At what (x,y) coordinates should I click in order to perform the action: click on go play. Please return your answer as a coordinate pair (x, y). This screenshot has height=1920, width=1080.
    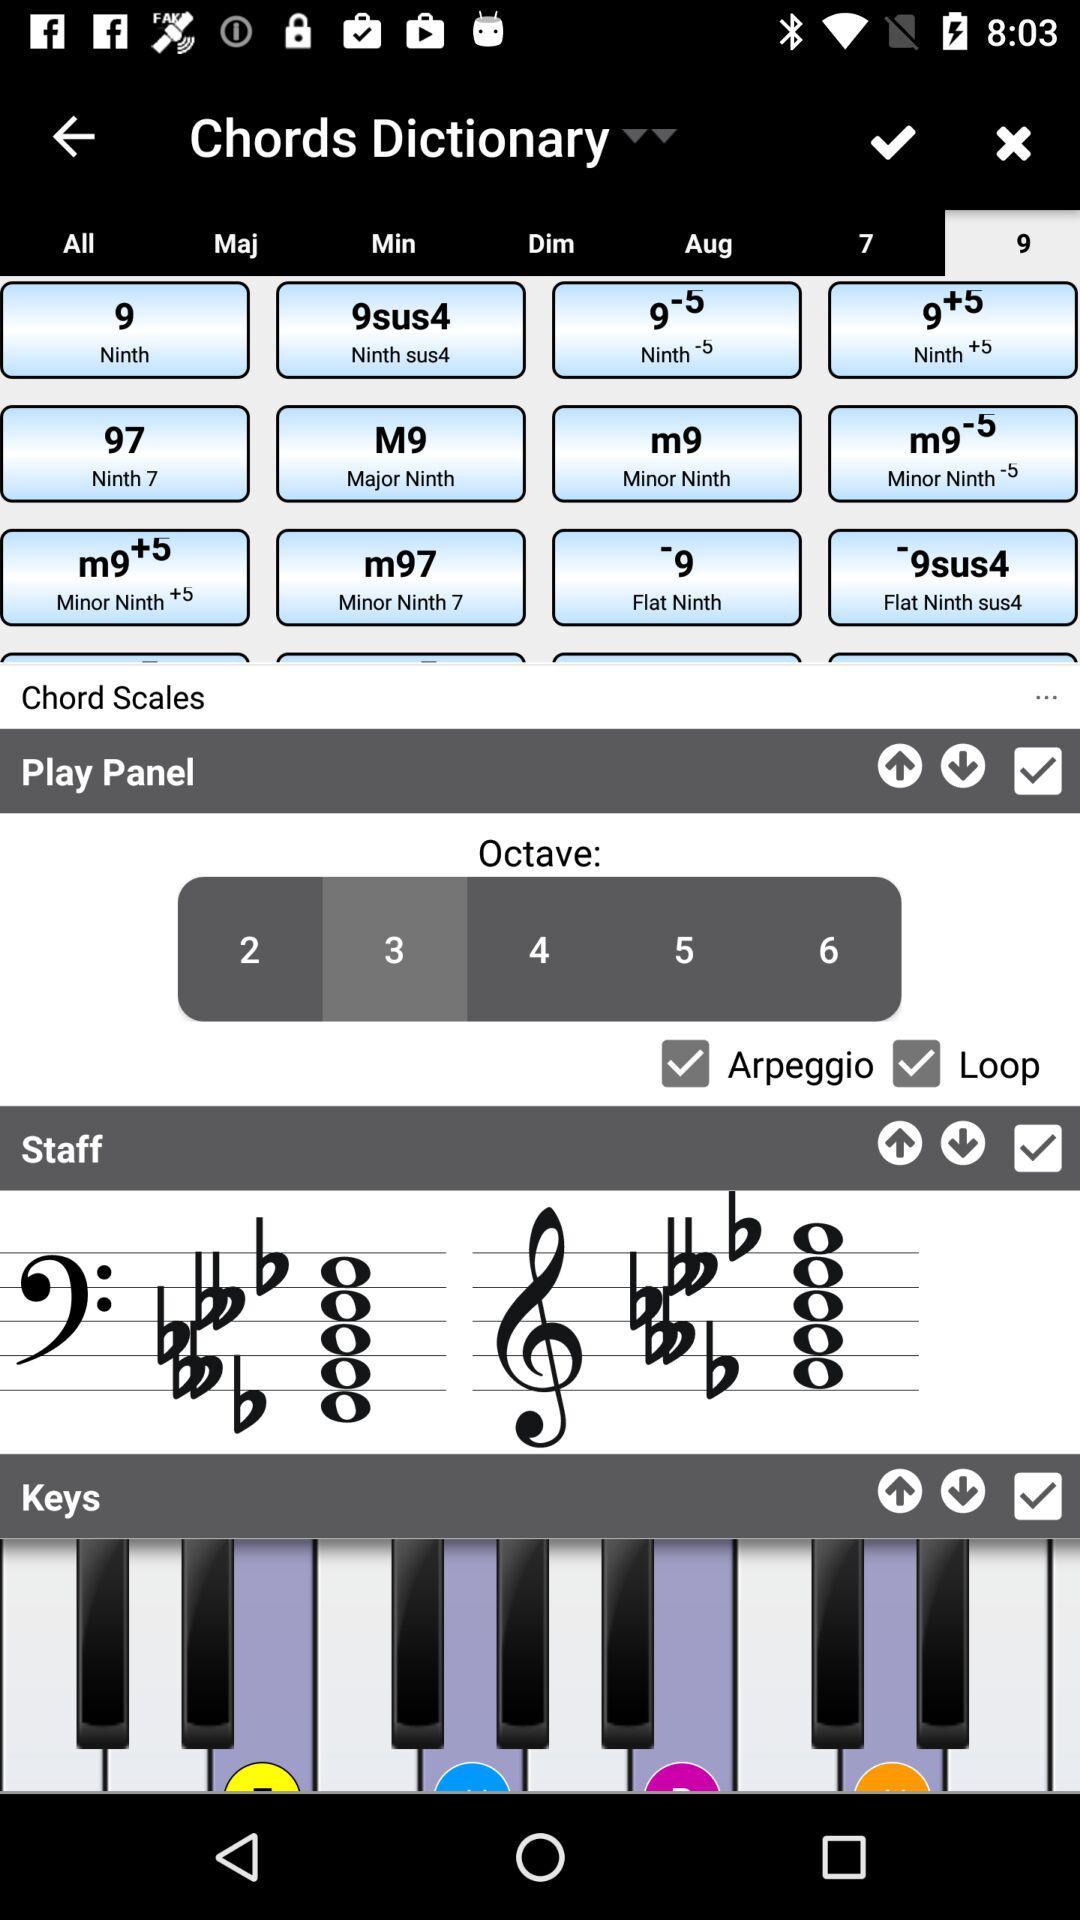
    Looking at the image, I should click on (156, 1665).